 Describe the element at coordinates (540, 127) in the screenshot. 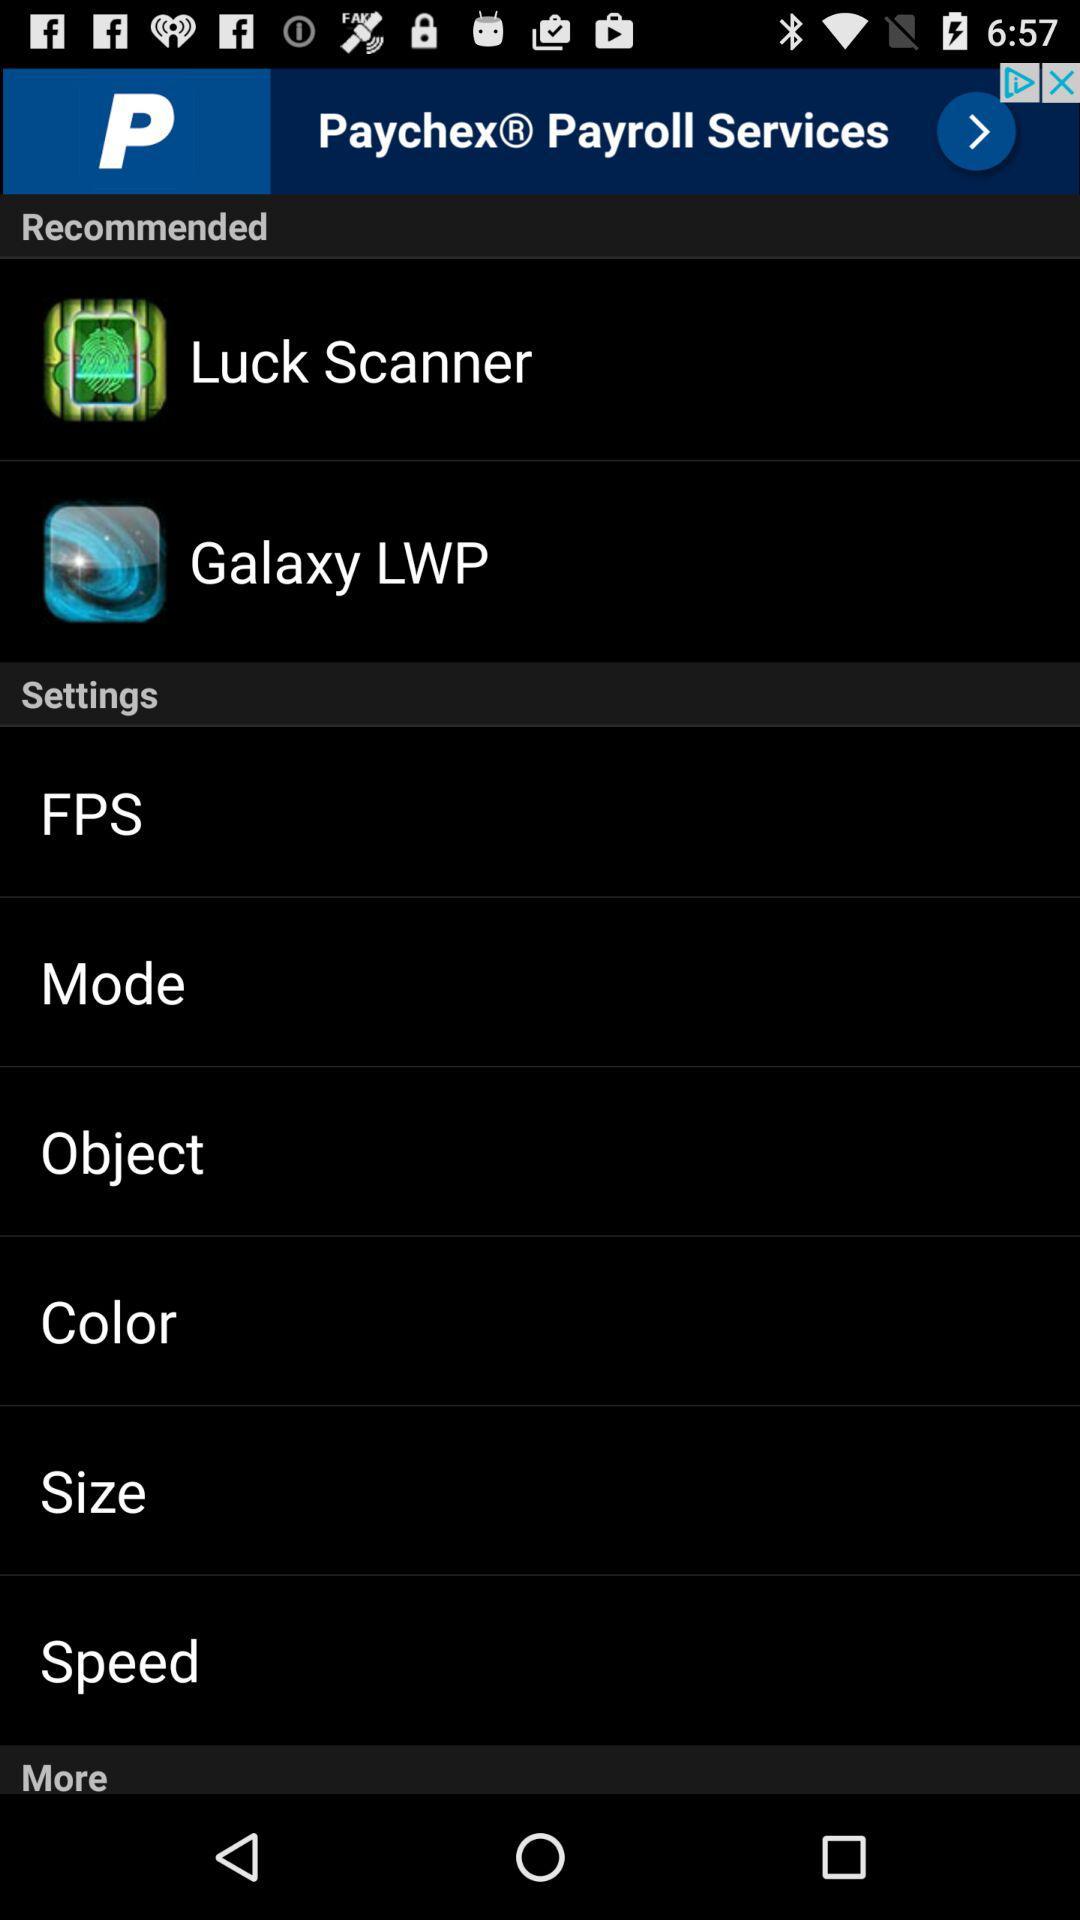

I see `open advertisement` at that location.